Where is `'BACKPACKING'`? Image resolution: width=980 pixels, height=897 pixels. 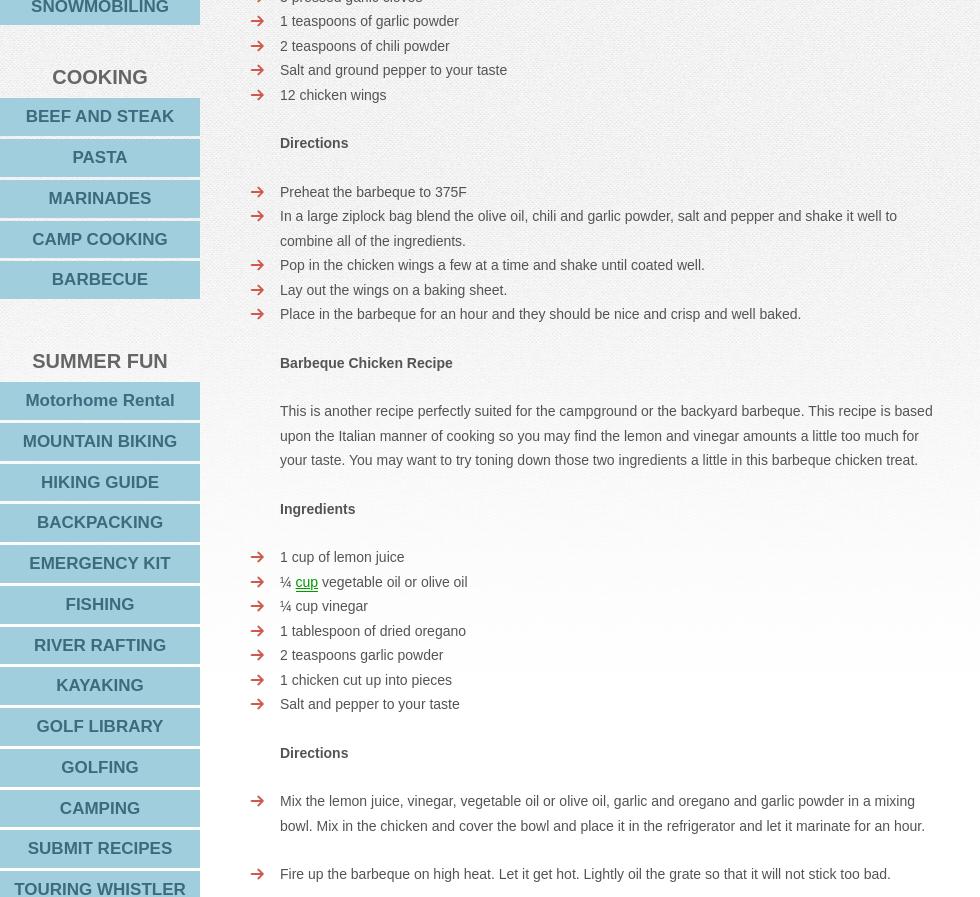
'BACKPACKING' is located at coordinates (35, 522).